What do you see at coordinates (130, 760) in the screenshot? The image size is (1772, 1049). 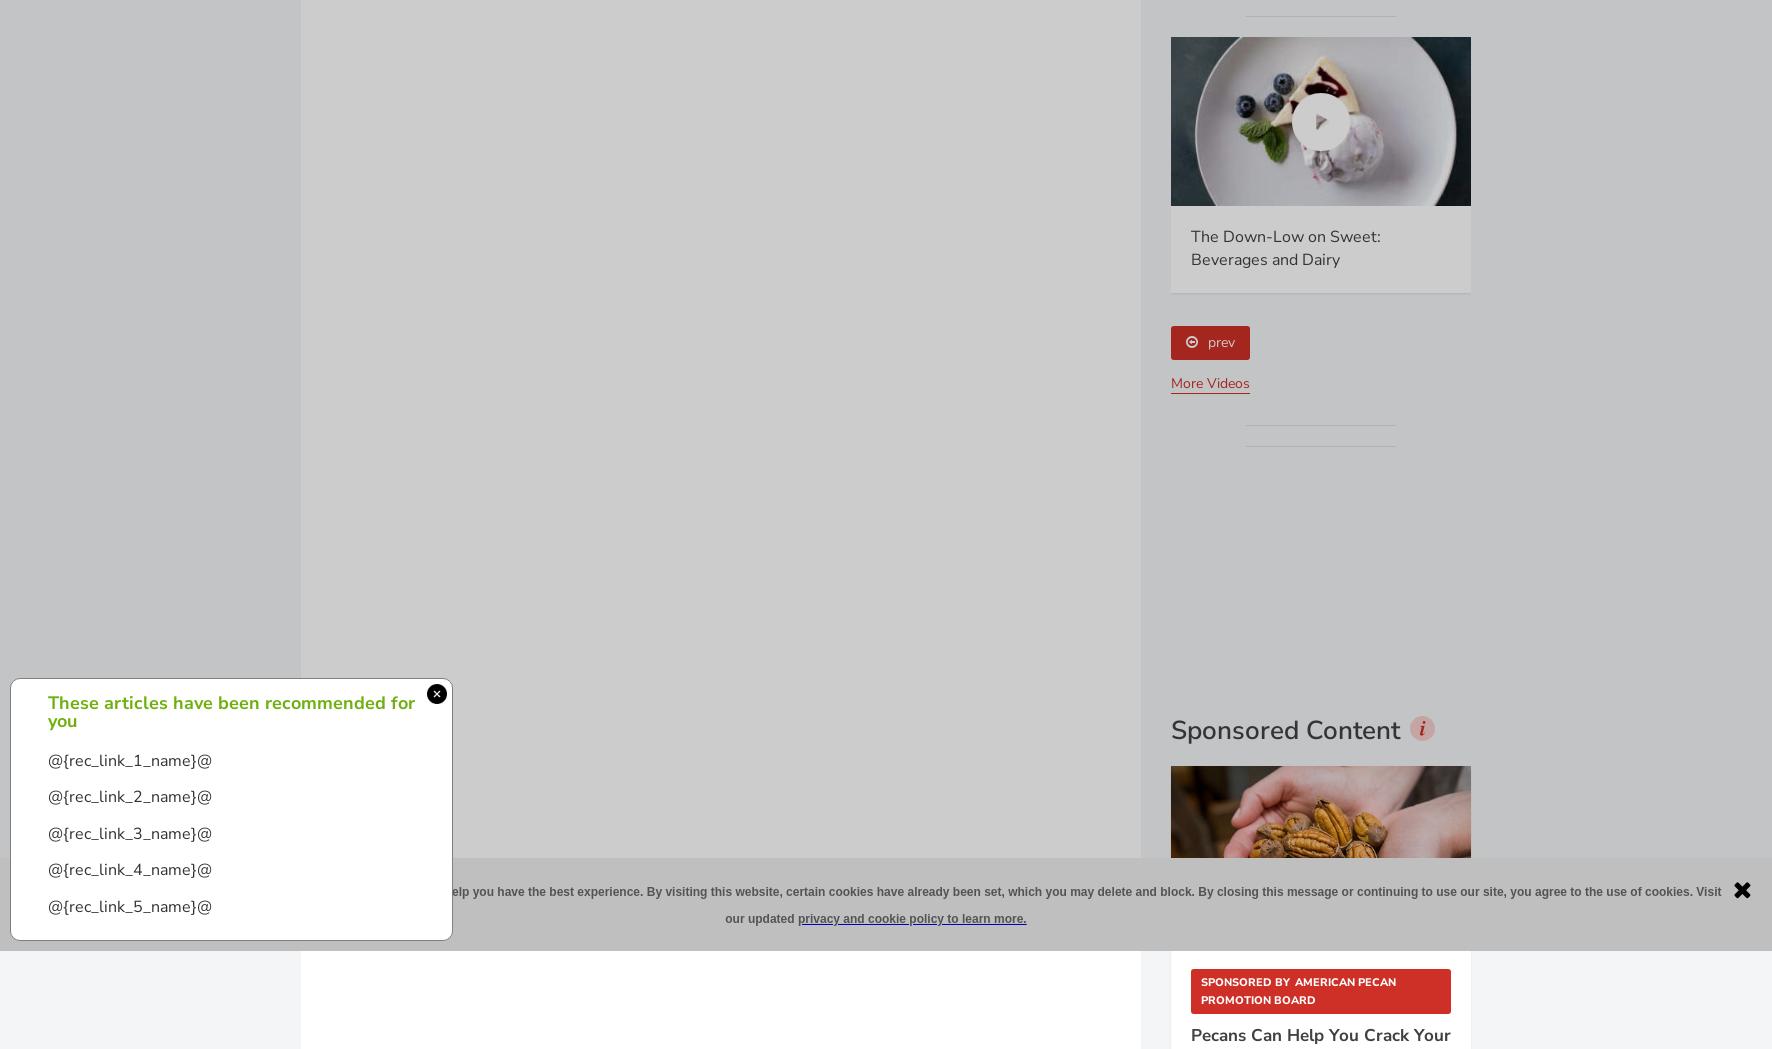 I see `'@{rec_link_1_name}@'` at bounding box center [130, 760].